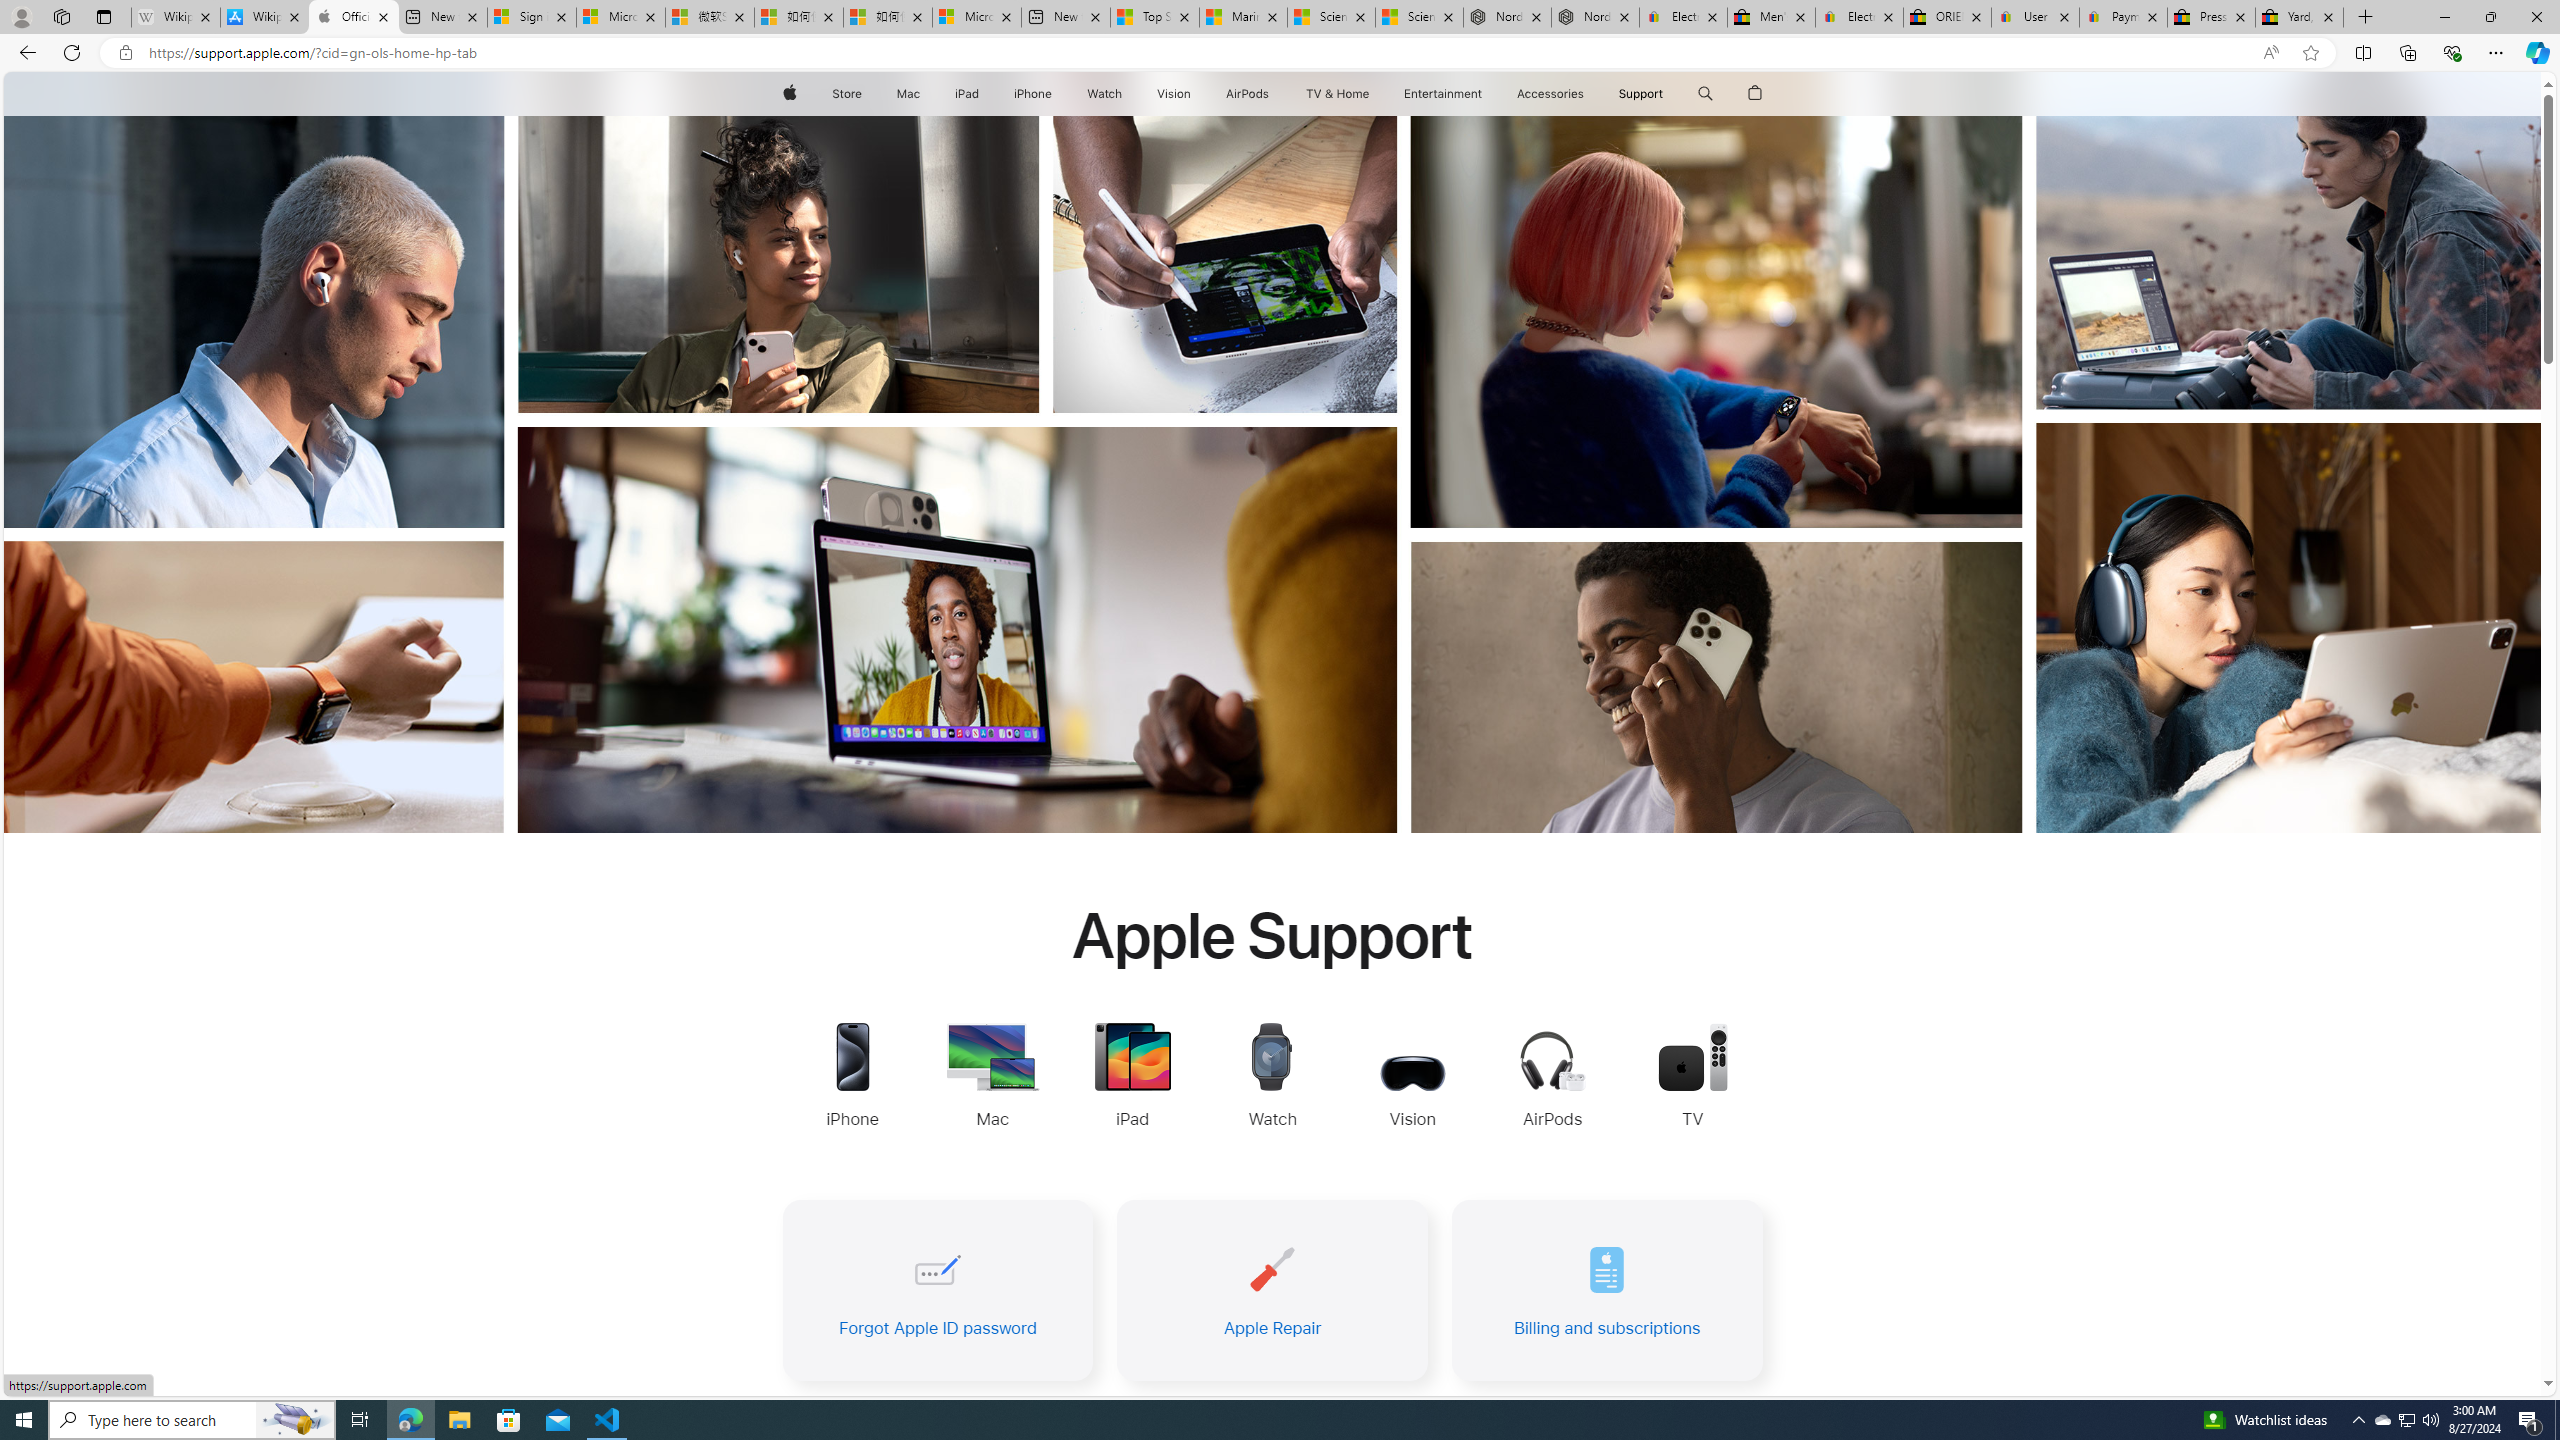  Describe the element at coordinates (2123, 16) in the screenshot. I see `'Payments Terms of Use | eBay.com'` at that location.